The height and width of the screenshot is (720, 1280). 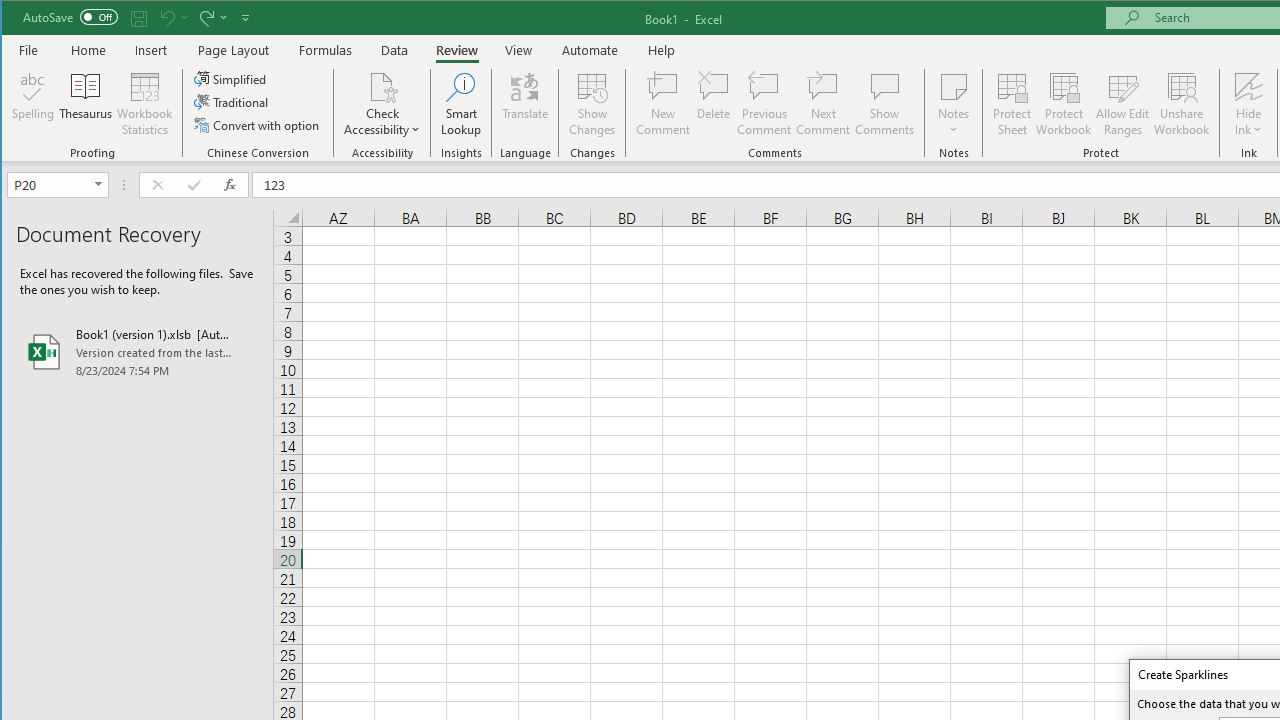 I want to click on 'Convert with option', so click(x=257, y=125).